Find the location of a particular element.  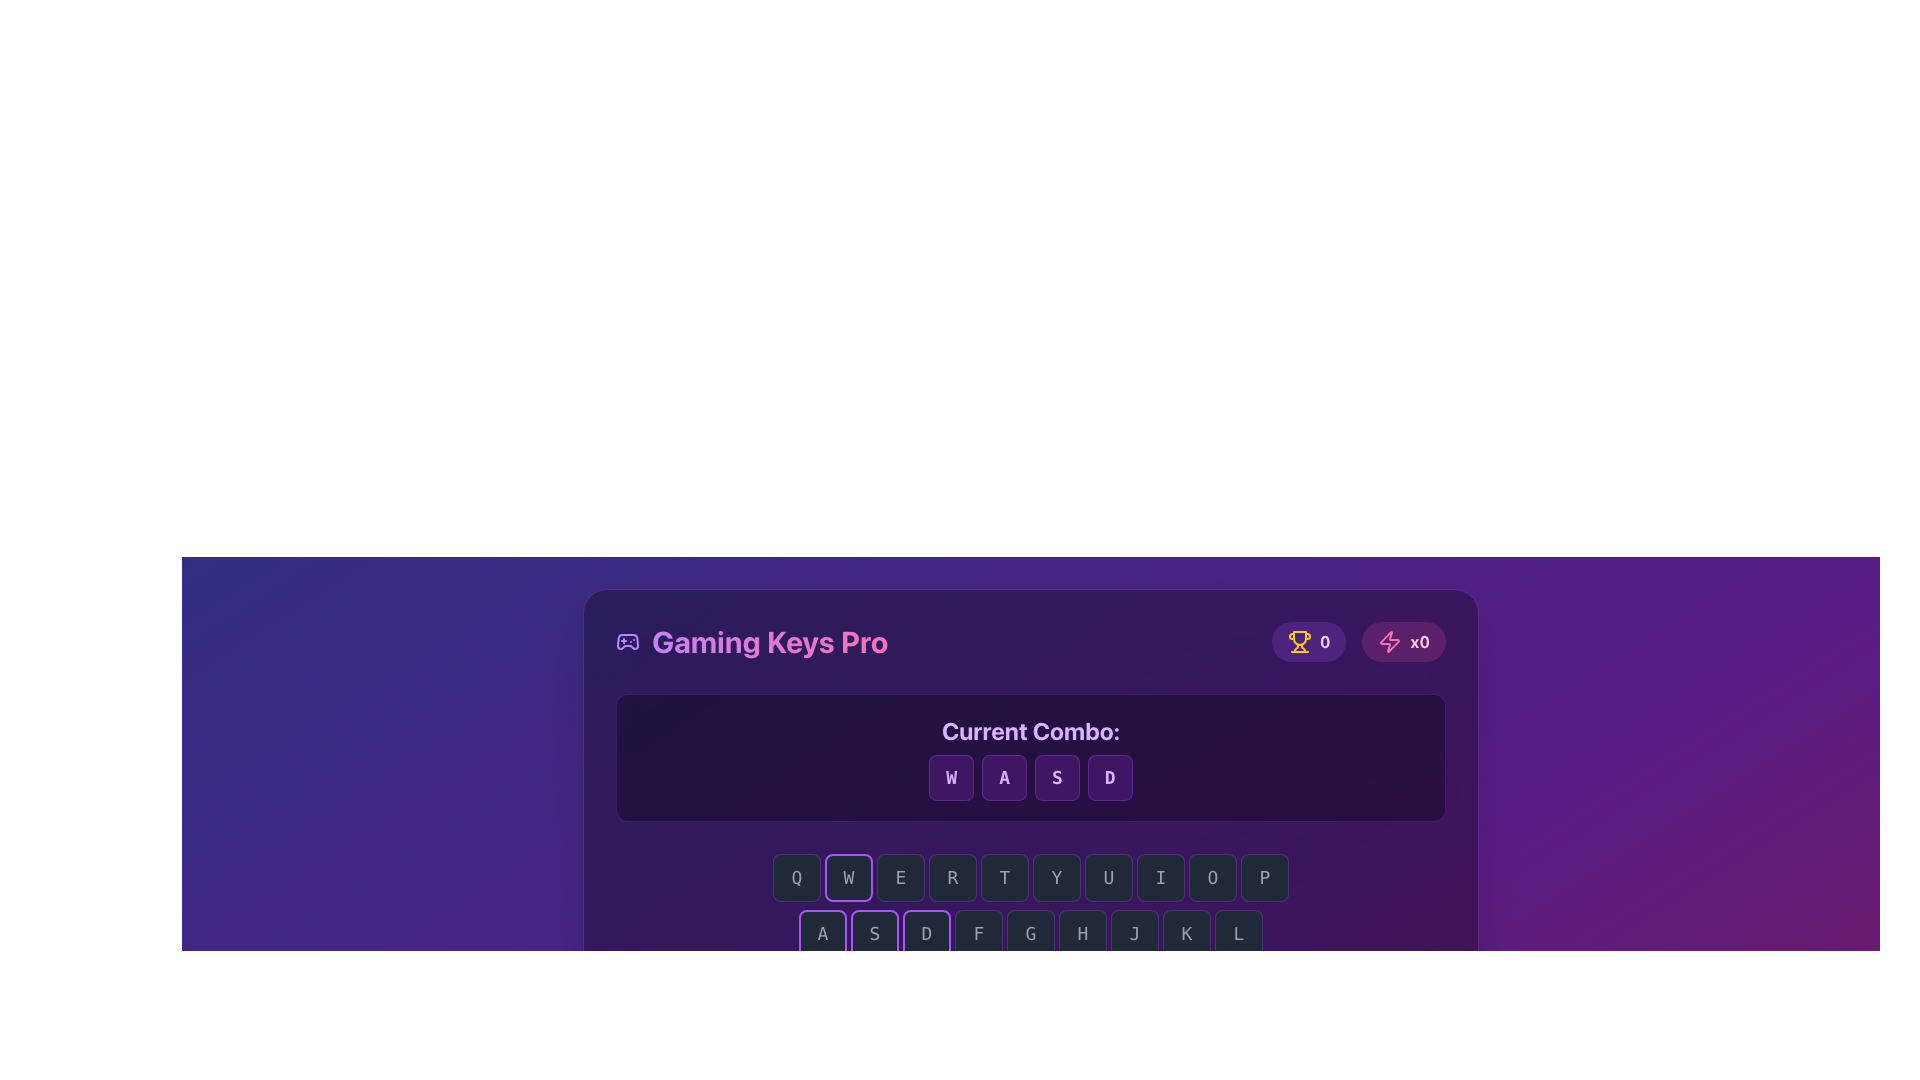

the seventh key from the left in the 'QWERTYUIOP' sequence to simulate a press is located at coordinates (1107, 877).